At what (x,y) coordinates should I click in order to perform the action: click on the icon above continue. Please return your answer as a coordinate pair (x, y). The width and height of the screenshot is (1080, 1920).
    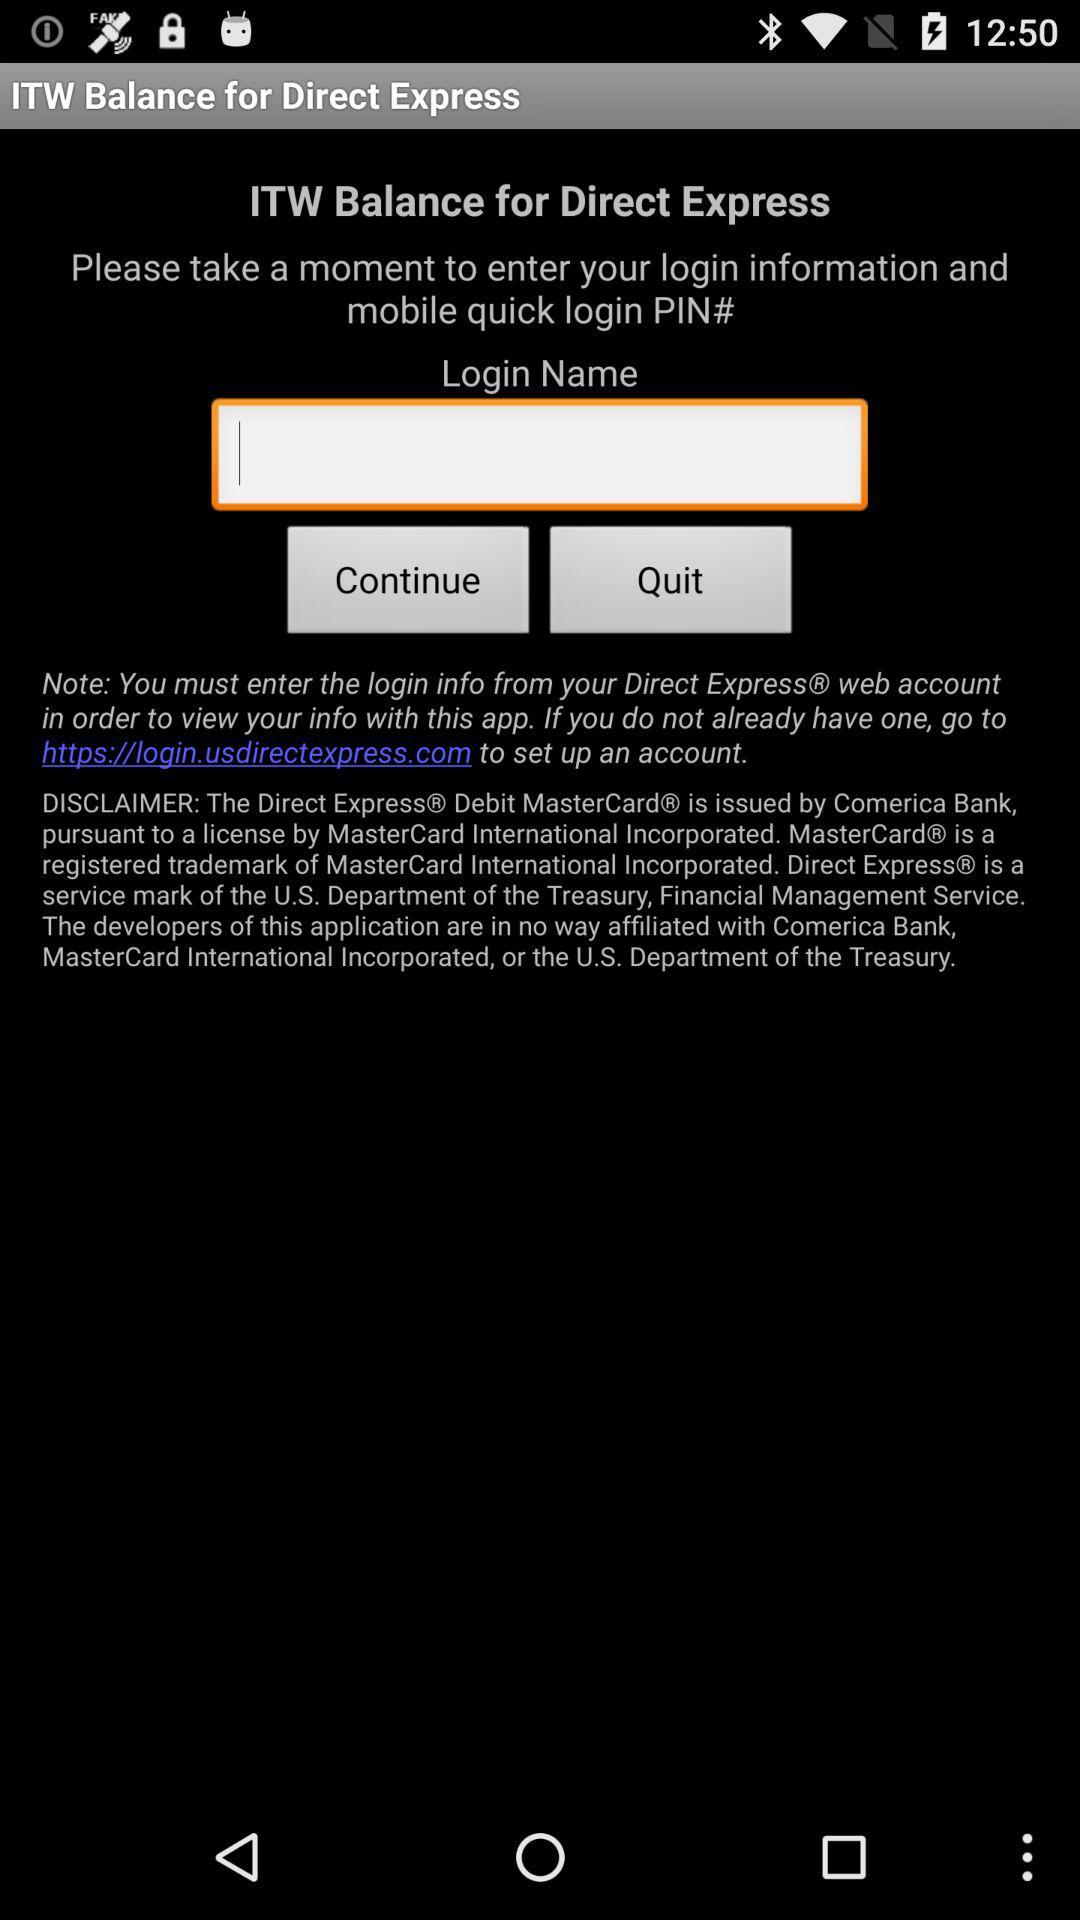
    Looking at the image, I should click on (538, 458).